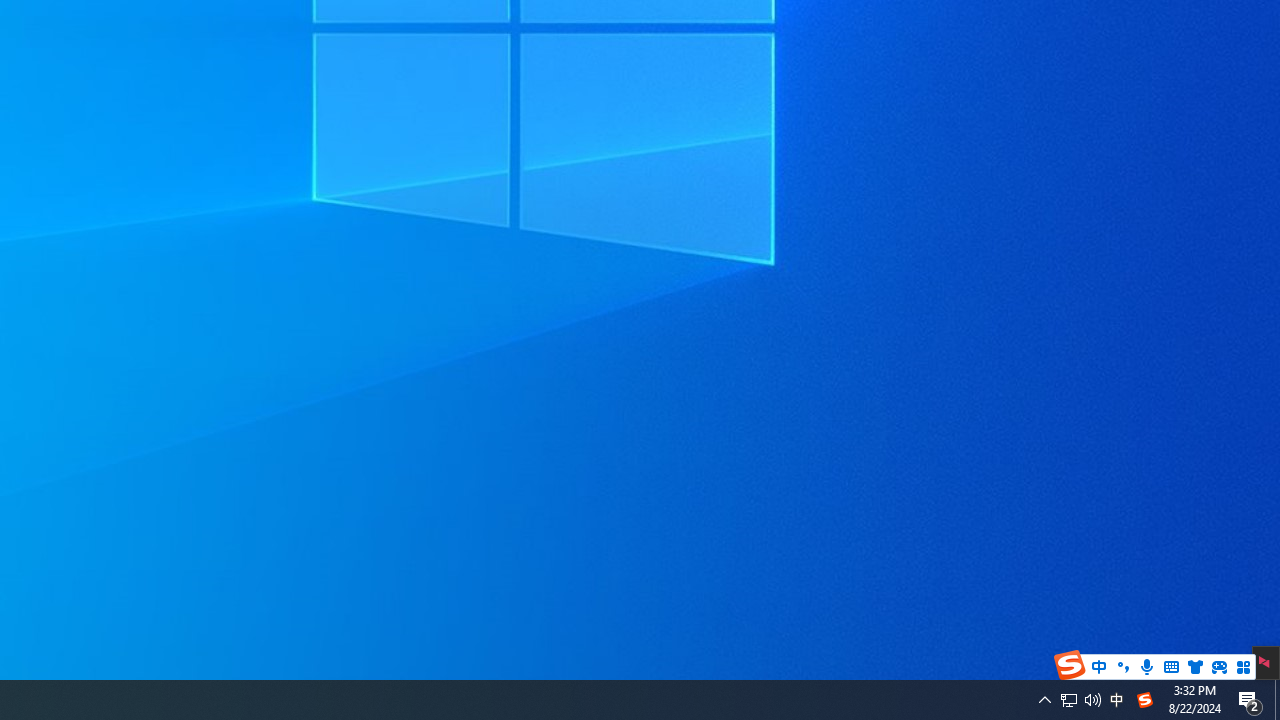 The width and height of the screenshot is (1280, 720). What do you see at coordinates (1250, 698) in the screenshot?
I see `'Action Center, 2 new notifications'` at bounding box center [1250, 698].